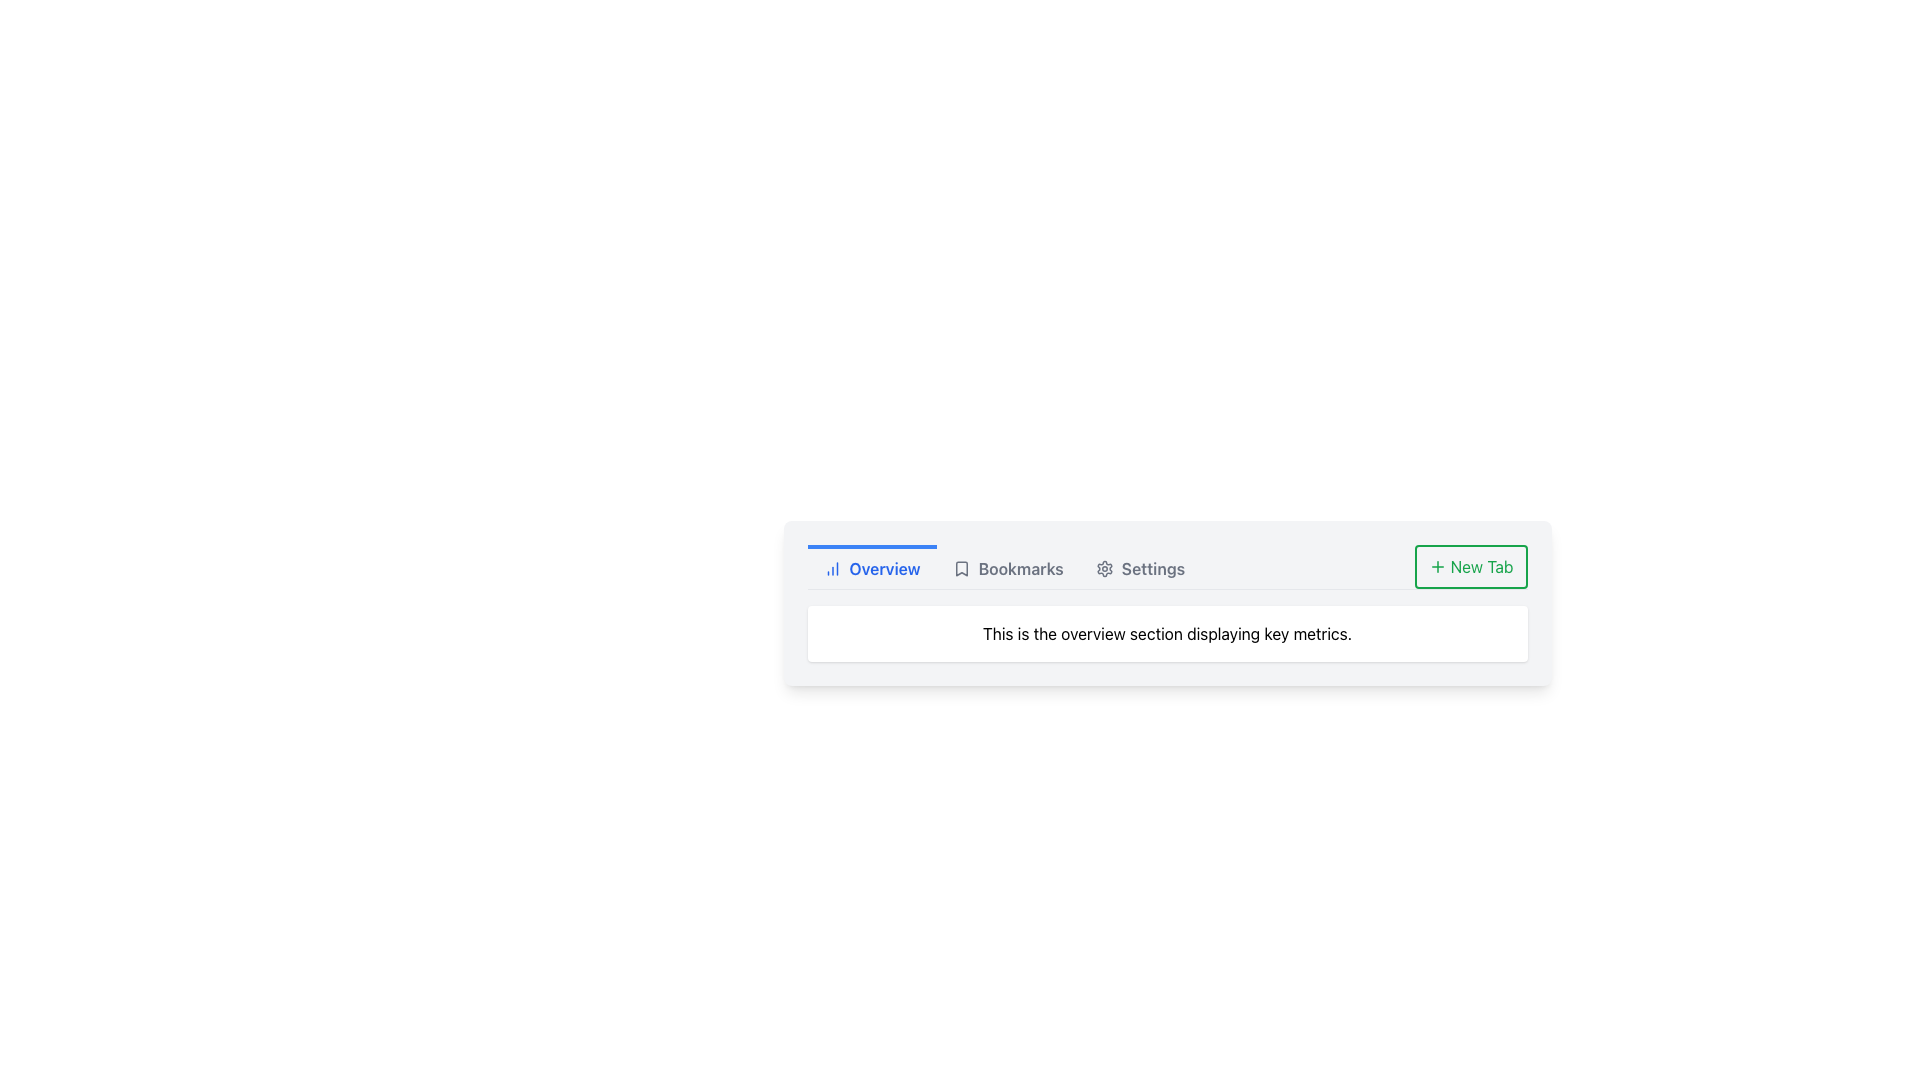  Describe the element at coordinates (1103, 569) in the screenshot. I see `the settings icon located to the left of the 'Settings' text in the main navigation bar` at that location.